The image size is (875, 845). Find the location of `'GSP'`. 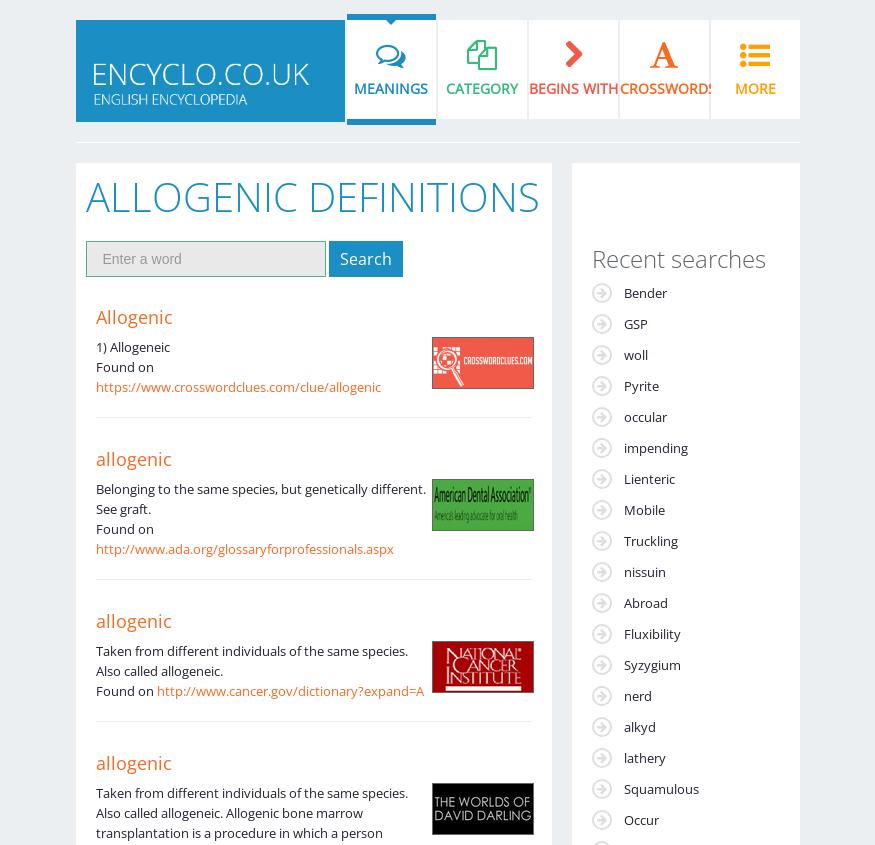

'GSP' is located at coordinates (633, 322).